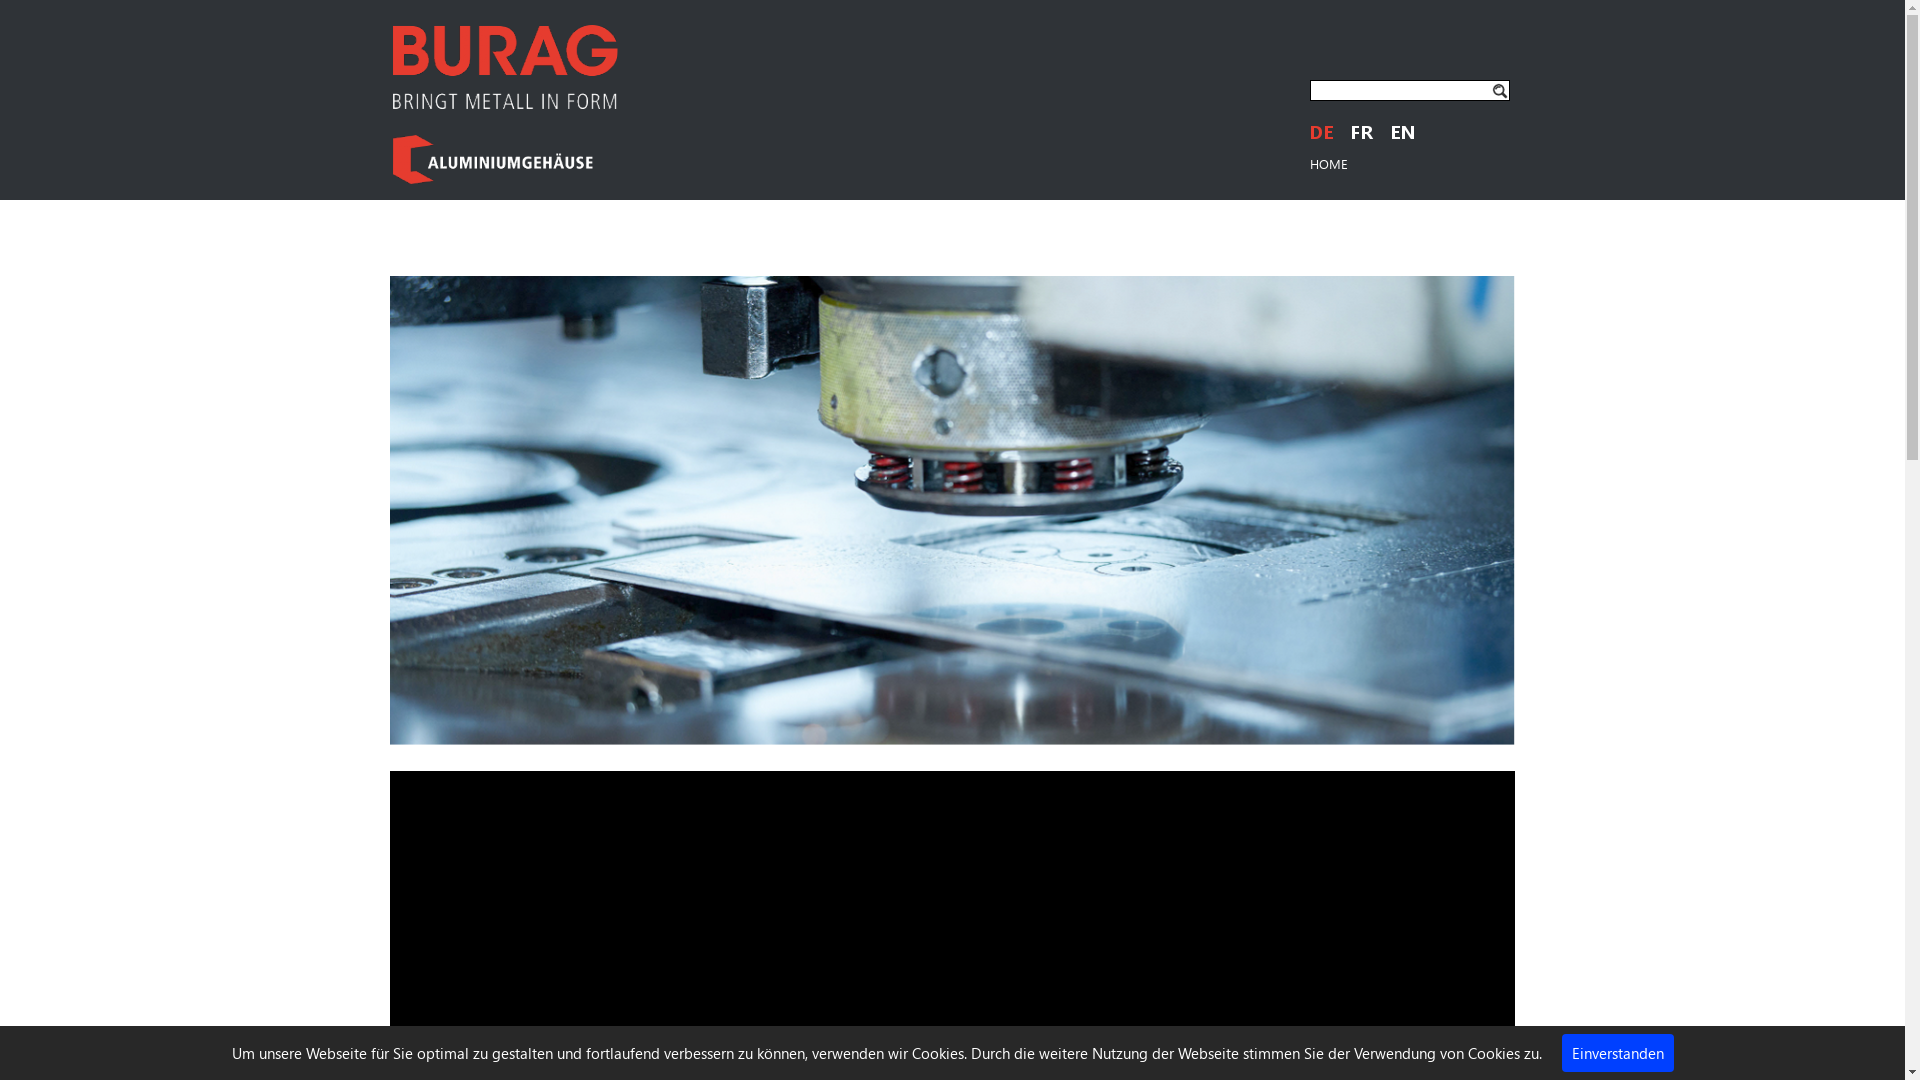  Describe the element at coordinates (1329, 162) in the screenshot. I see `'HOME'` at that location.